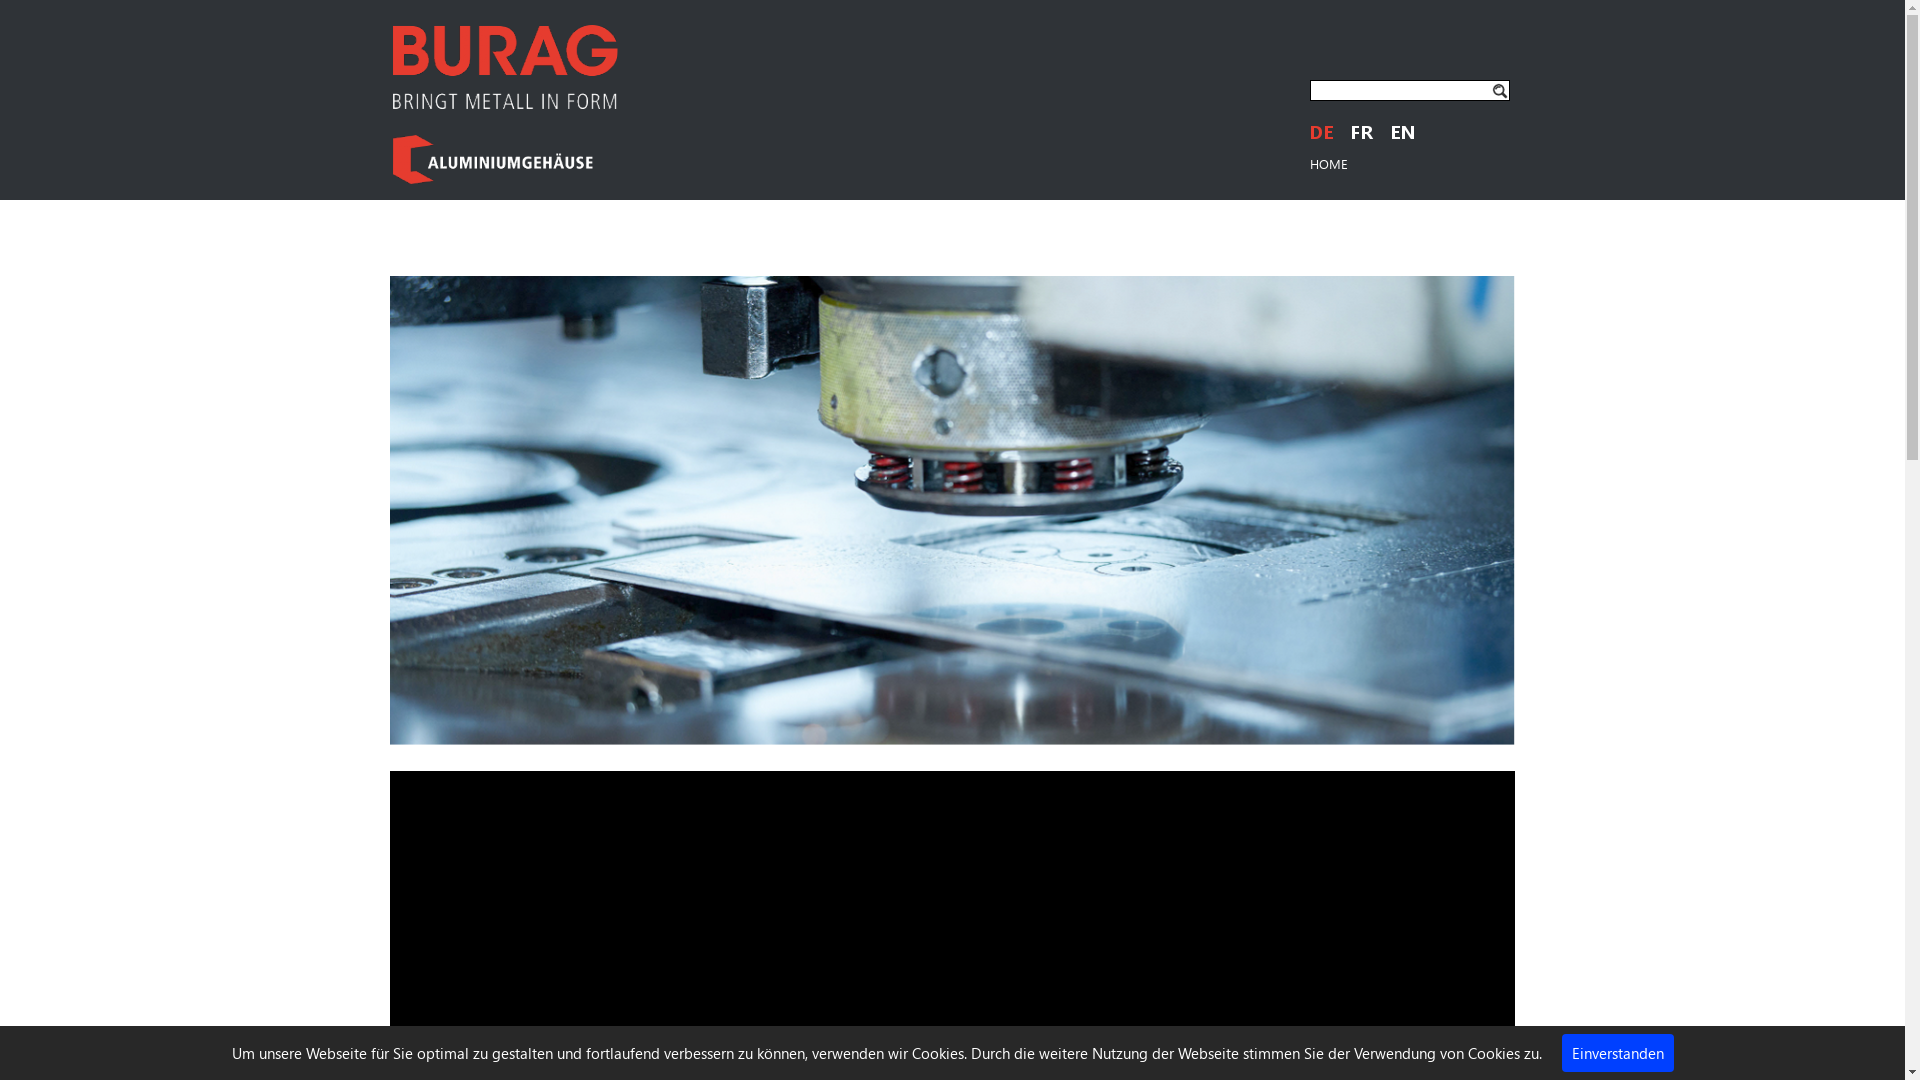  Describe the element at coordinates (1329, 162) in the screenshot. I see `'HOME'` at that location.